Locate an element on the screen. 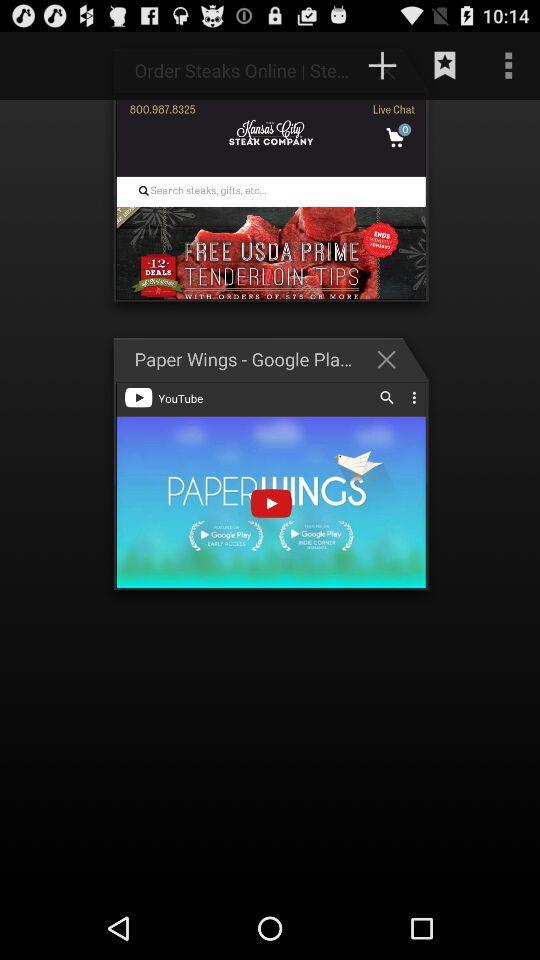 The height and width of the screenshot is (960, 540). the bookmark icon is located at coordinates (445, 70).